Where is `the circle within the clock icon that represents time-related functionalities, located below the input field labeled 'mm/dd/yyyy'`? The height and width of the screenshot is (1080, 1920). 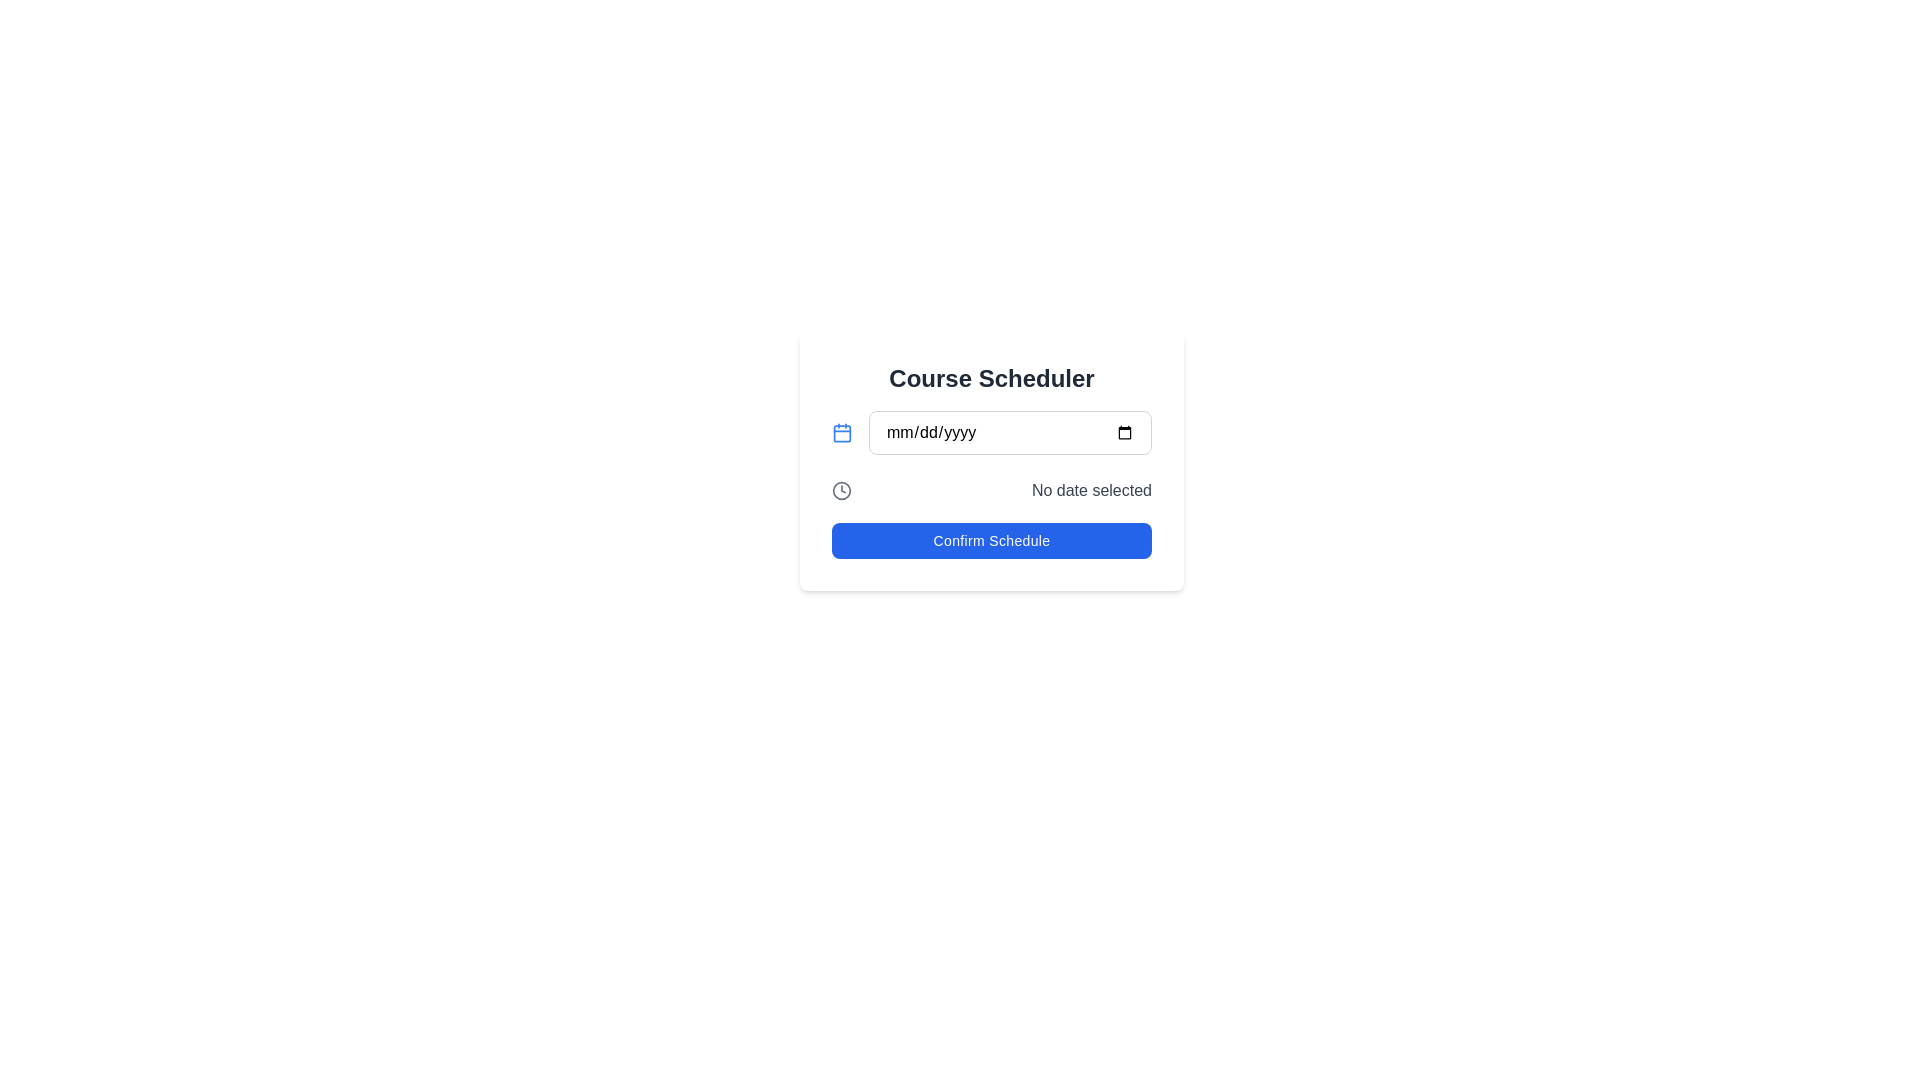
the circle within the clock icon that represents time-related functionalities, located below the input field labeled 'mm/dd/yyyy' is located at coordinates (841, 490).